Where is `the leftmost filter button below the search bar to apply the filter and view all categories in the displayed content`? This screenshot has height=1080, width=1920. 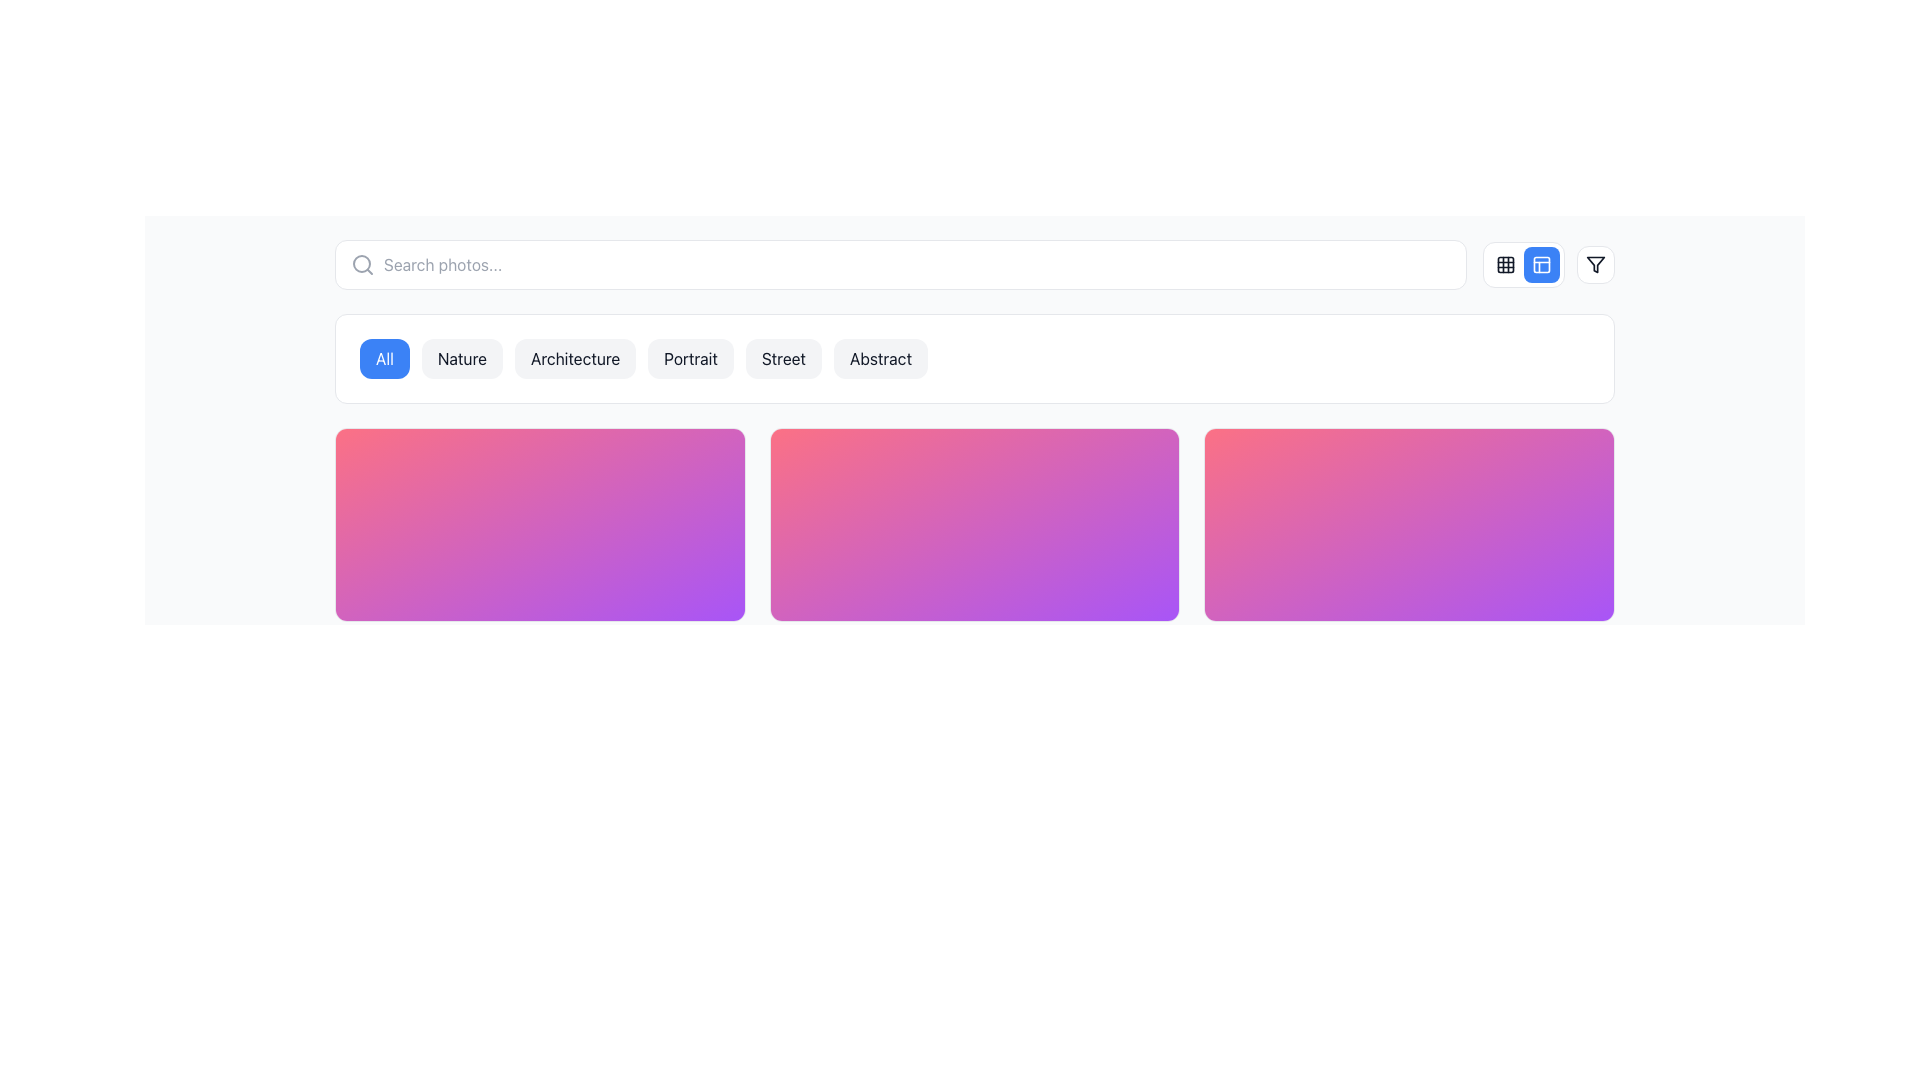
the leftmost filter button below the search bar to apply the filter and view all categories in the displayed content is located at coordinates (384, 357).